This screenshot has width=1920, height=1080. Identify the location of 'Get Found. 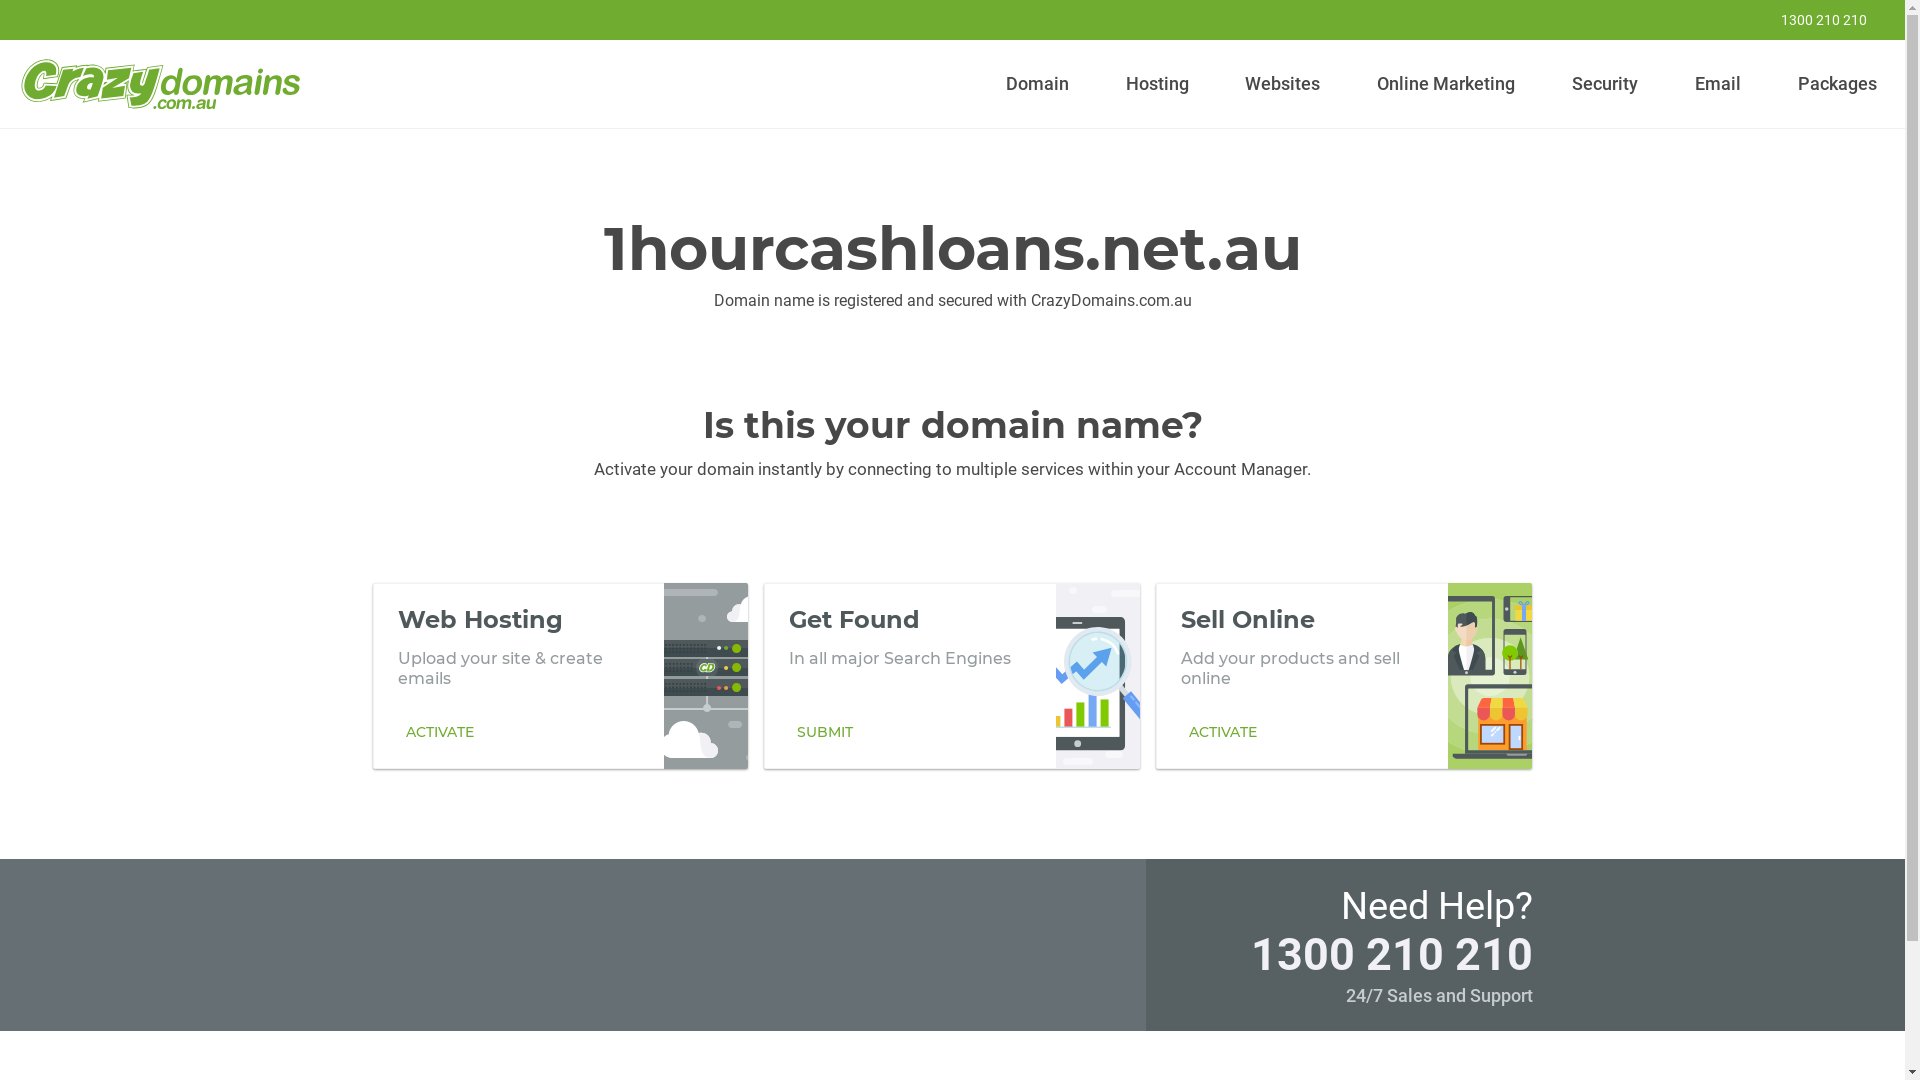
(950, 675).